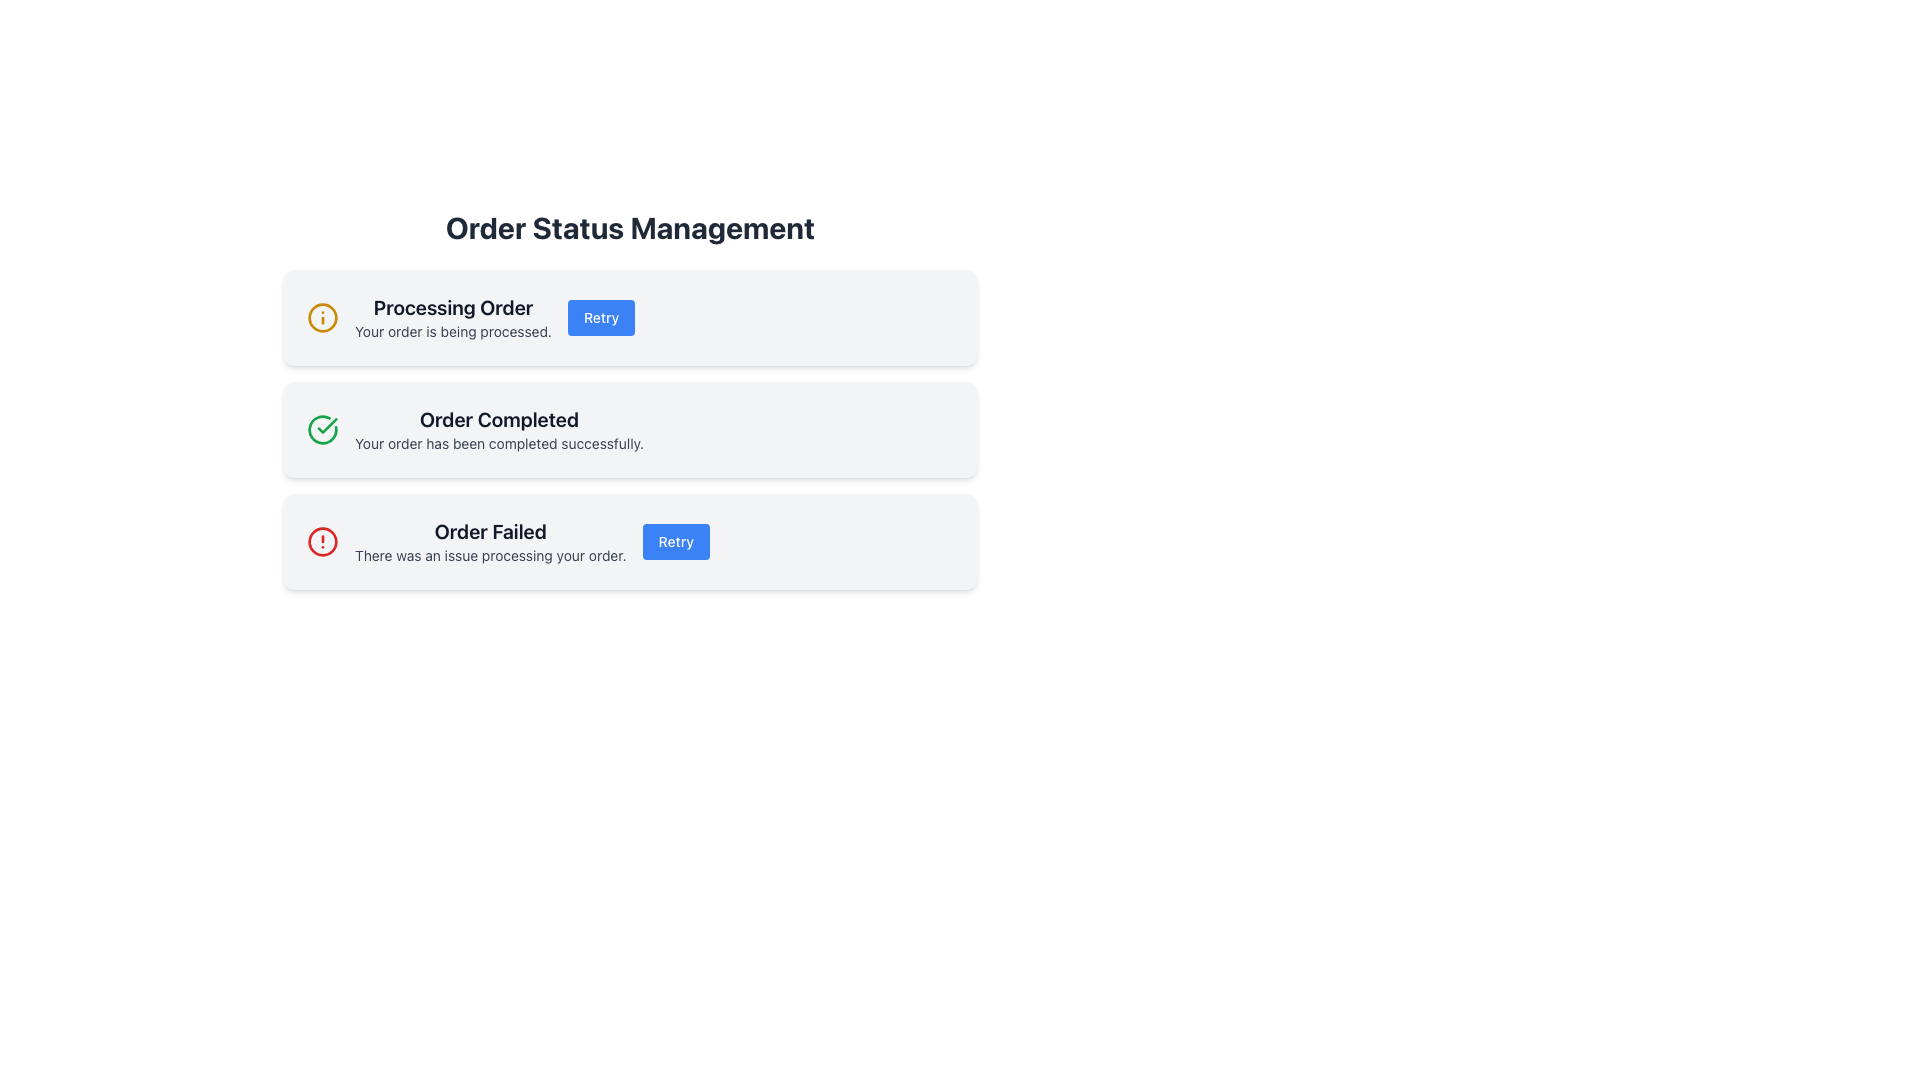  Describe the element at coordinates (629, 428) in the screenshot. I see `the Informational Section that features a green checkmark icon, the bold heading 'Order Completed', and the descriptive text 'Your order has been completed successfully.'` at that location.